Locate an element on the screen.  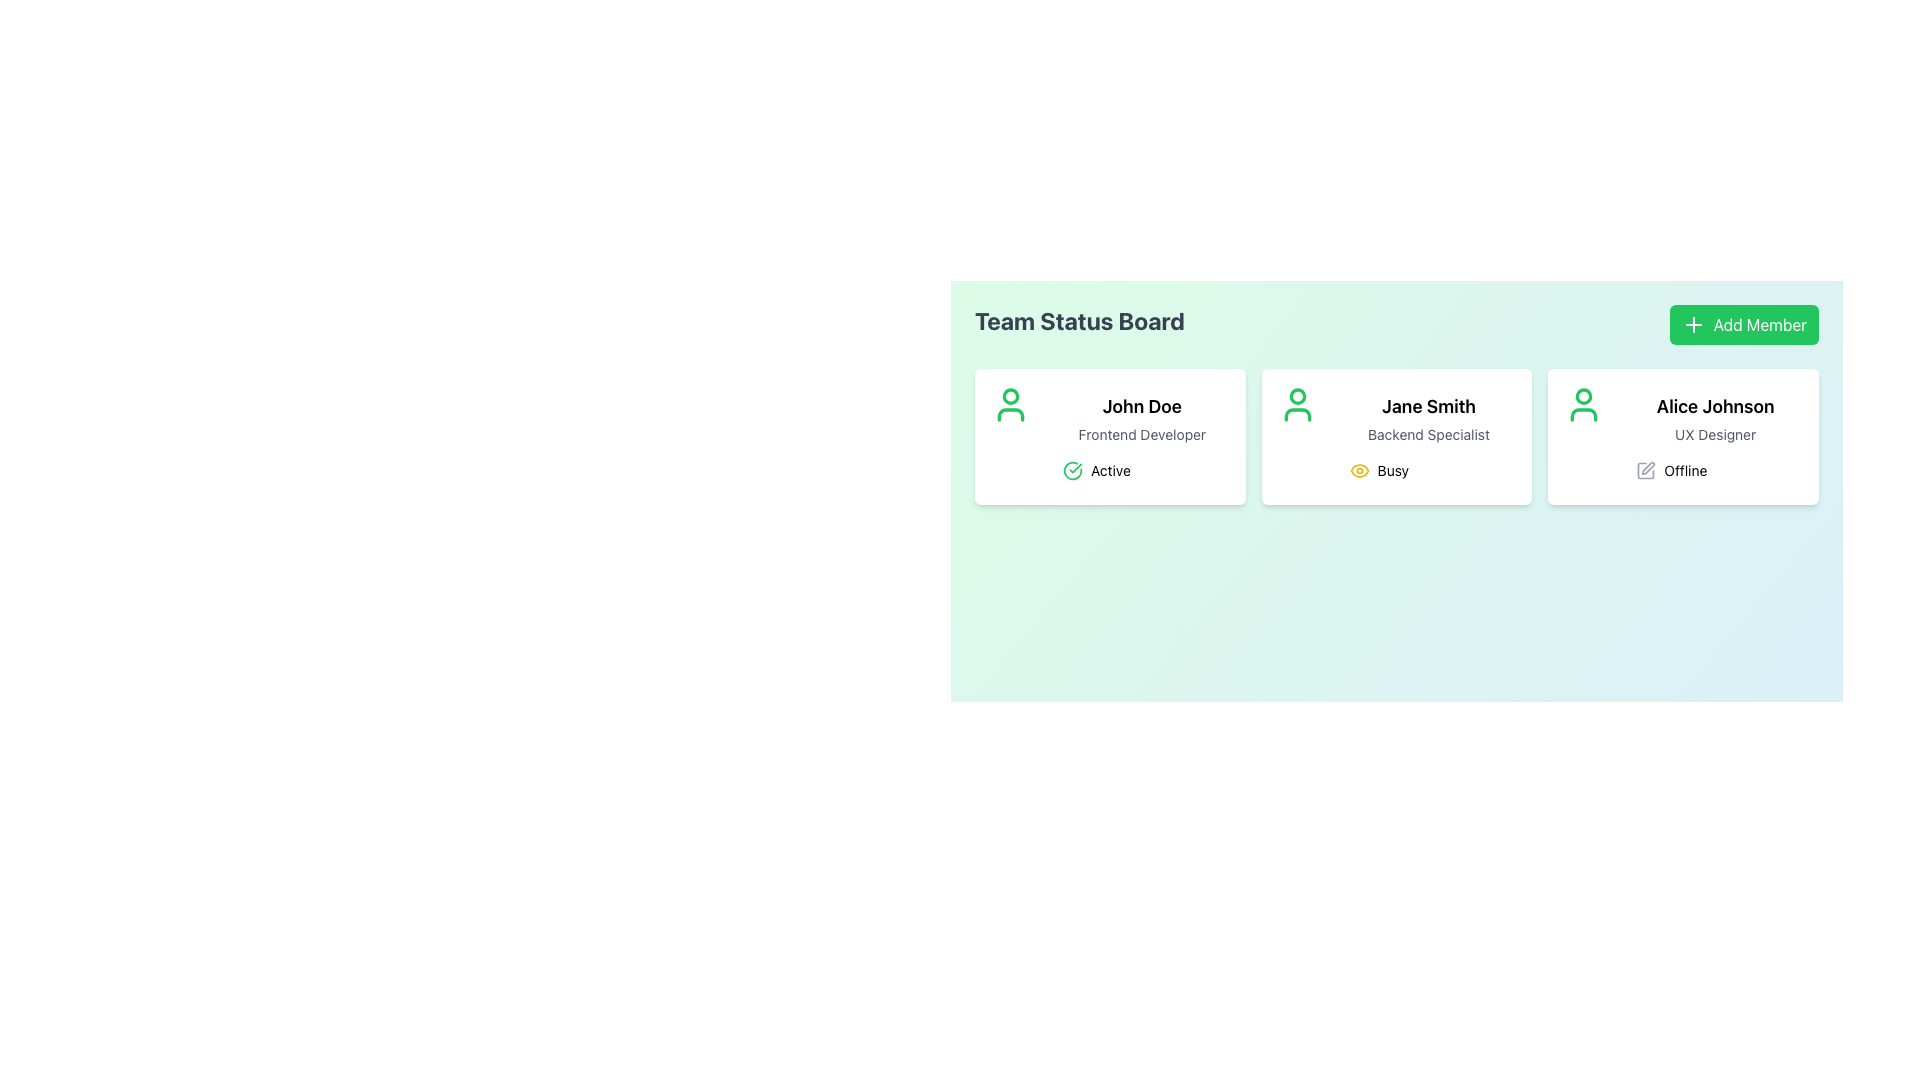
the 'Offline' text label displayed in grayish tone within the card for 'Alice Johnson - UX Designer' is located at coordinates (1684, 470).